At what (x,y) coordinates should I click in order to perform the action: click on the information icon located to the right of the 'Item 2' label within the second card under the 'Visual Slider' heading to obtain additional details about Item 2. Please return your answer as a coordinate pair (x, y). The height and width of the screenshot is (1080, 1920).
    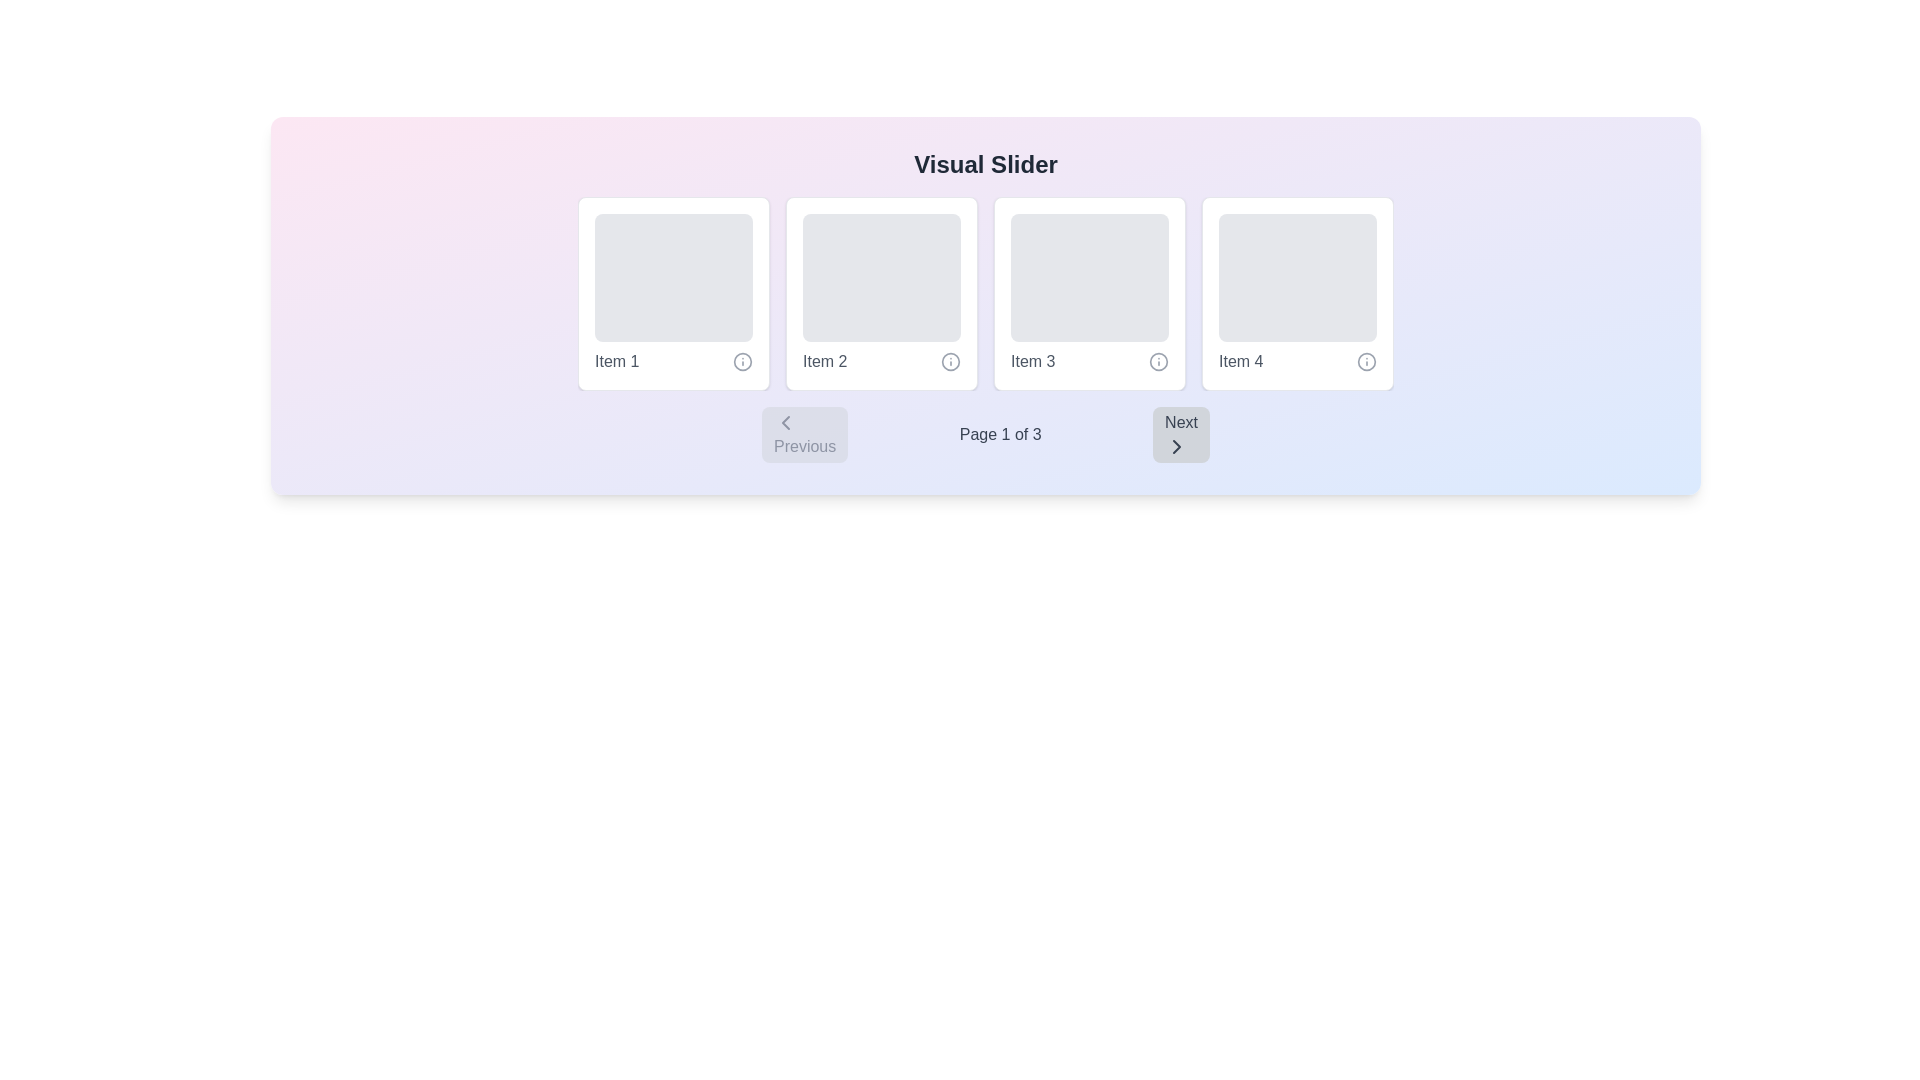
    Looking at the image, I should click on (949, 362).